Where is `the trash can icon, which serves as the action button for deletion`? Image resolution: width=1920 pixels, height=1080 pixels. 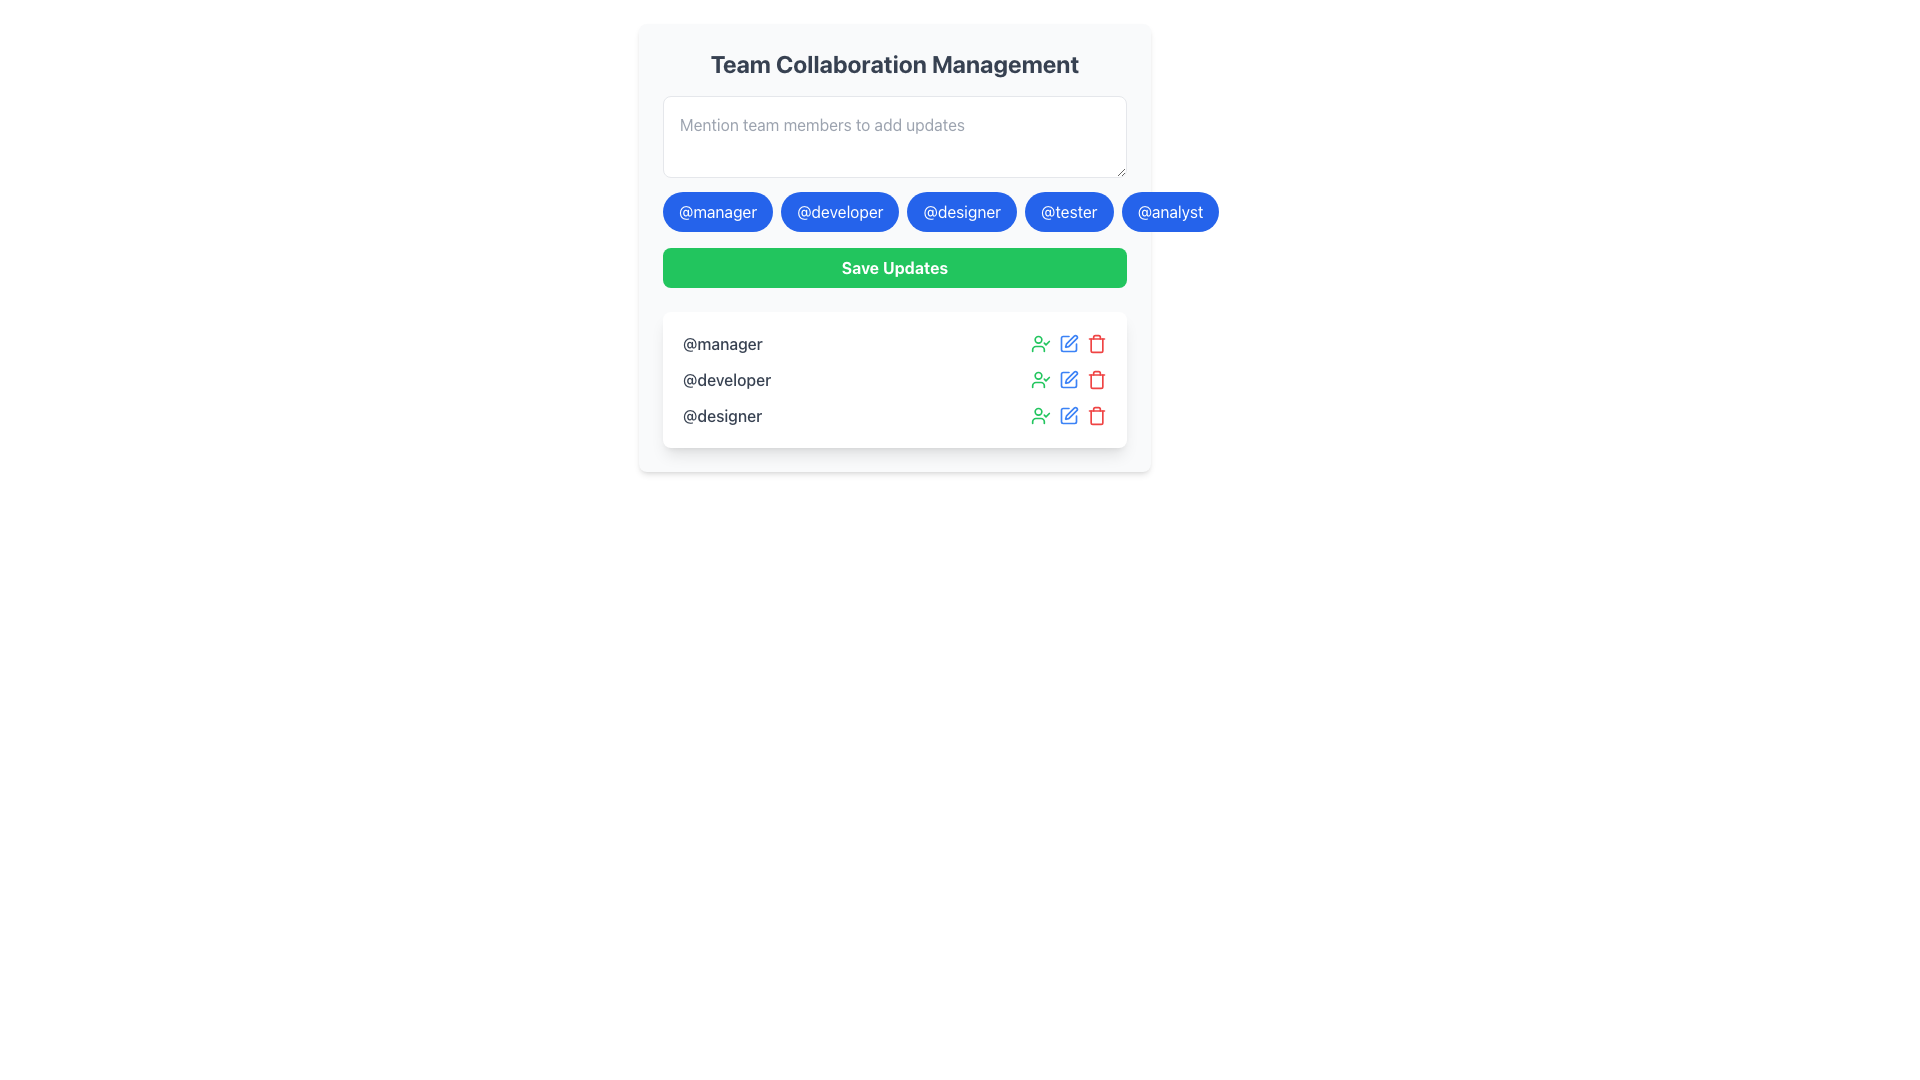
the trash can icon, which serves as the action button for deletion is located at coordinates (1096, 343).